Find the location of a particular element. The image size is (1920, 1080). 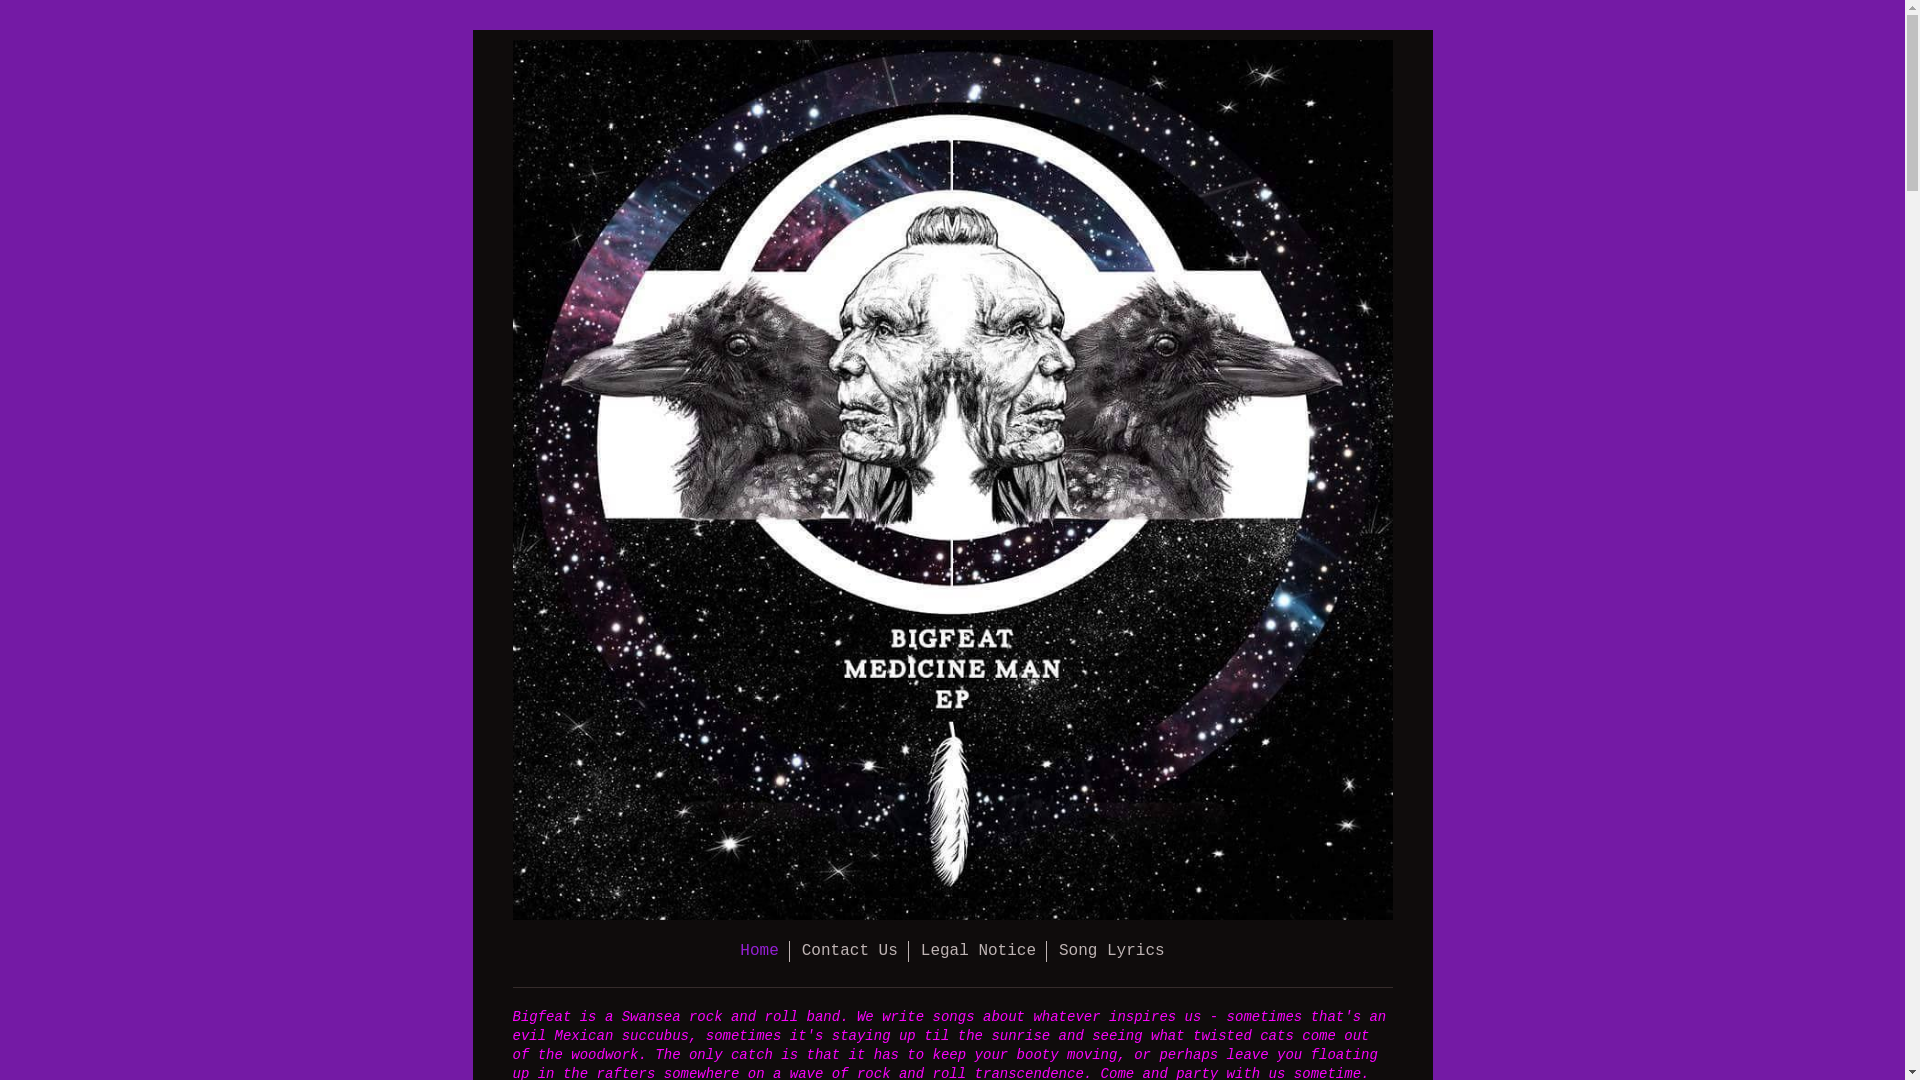

'Home' is located at coordinates (758, 950).